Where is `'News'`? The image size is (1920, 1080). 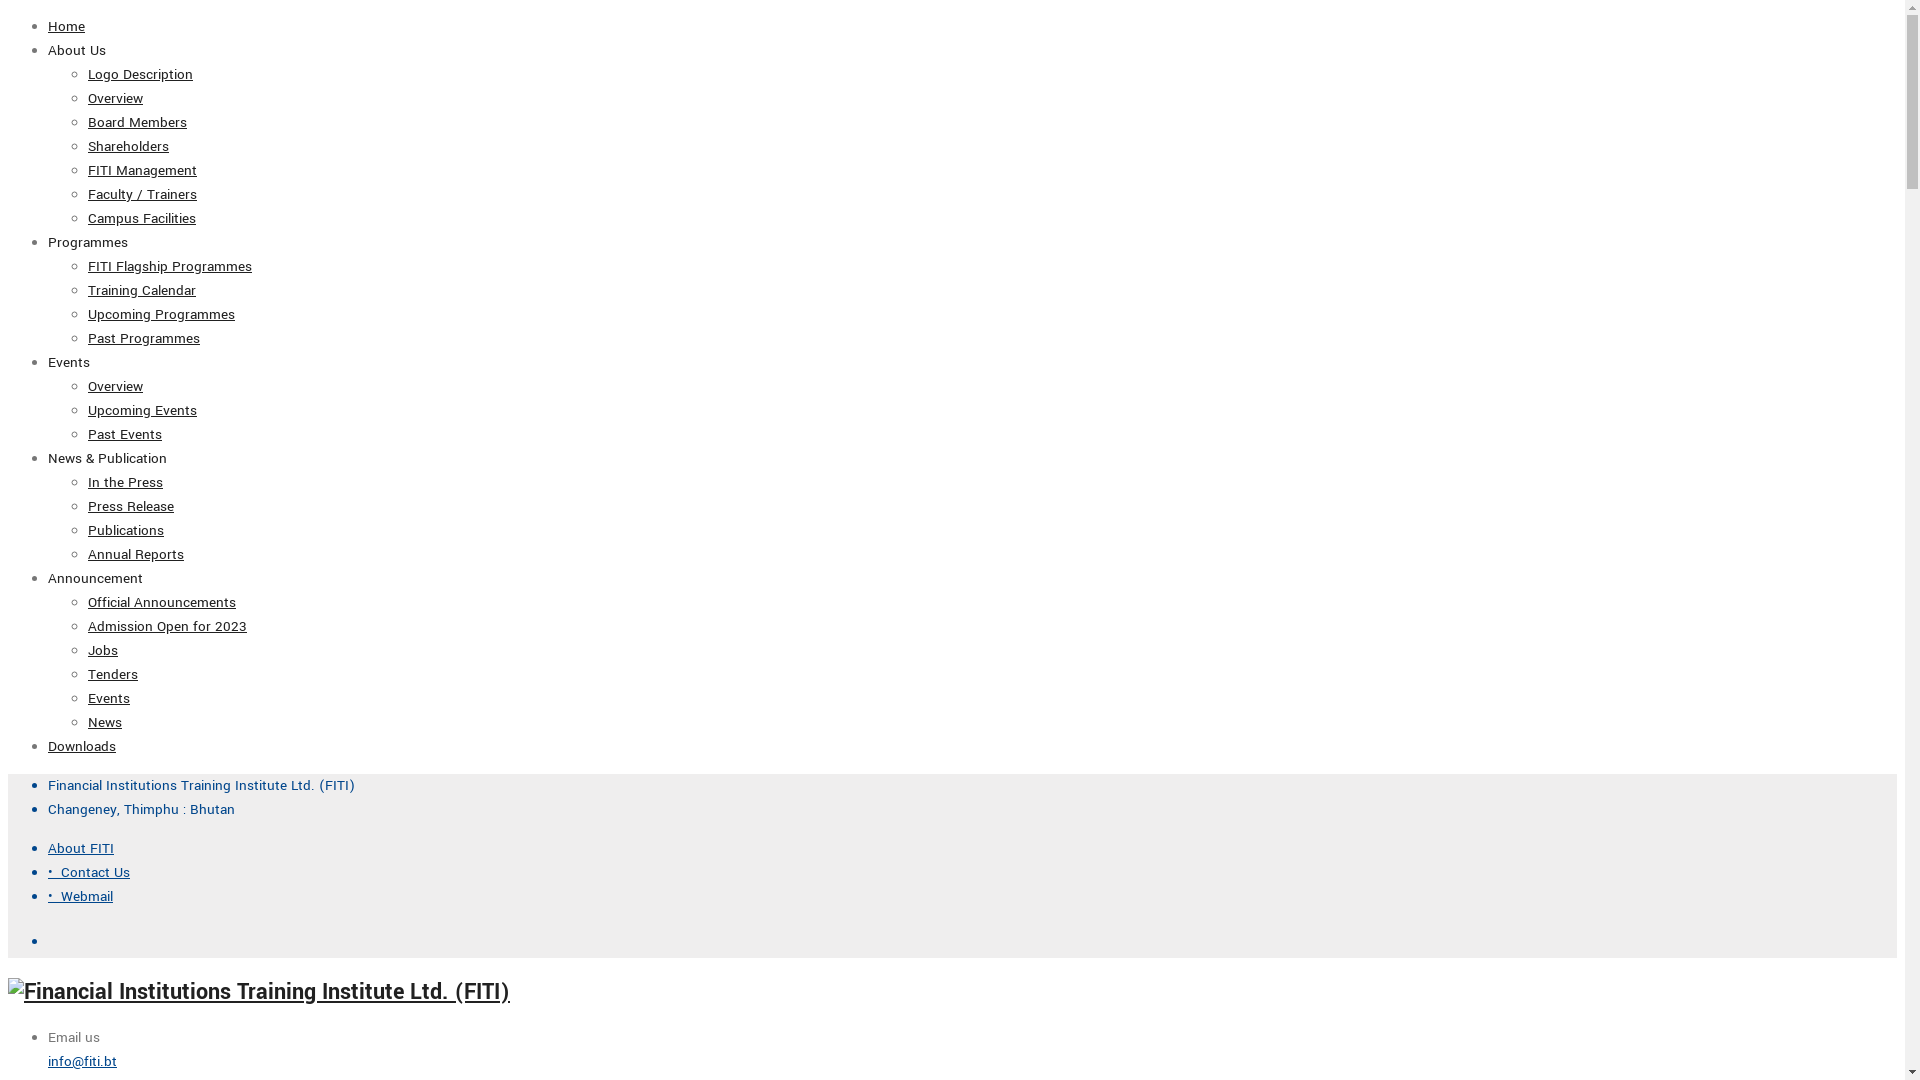
'News' is located at coordinates (104, 722).